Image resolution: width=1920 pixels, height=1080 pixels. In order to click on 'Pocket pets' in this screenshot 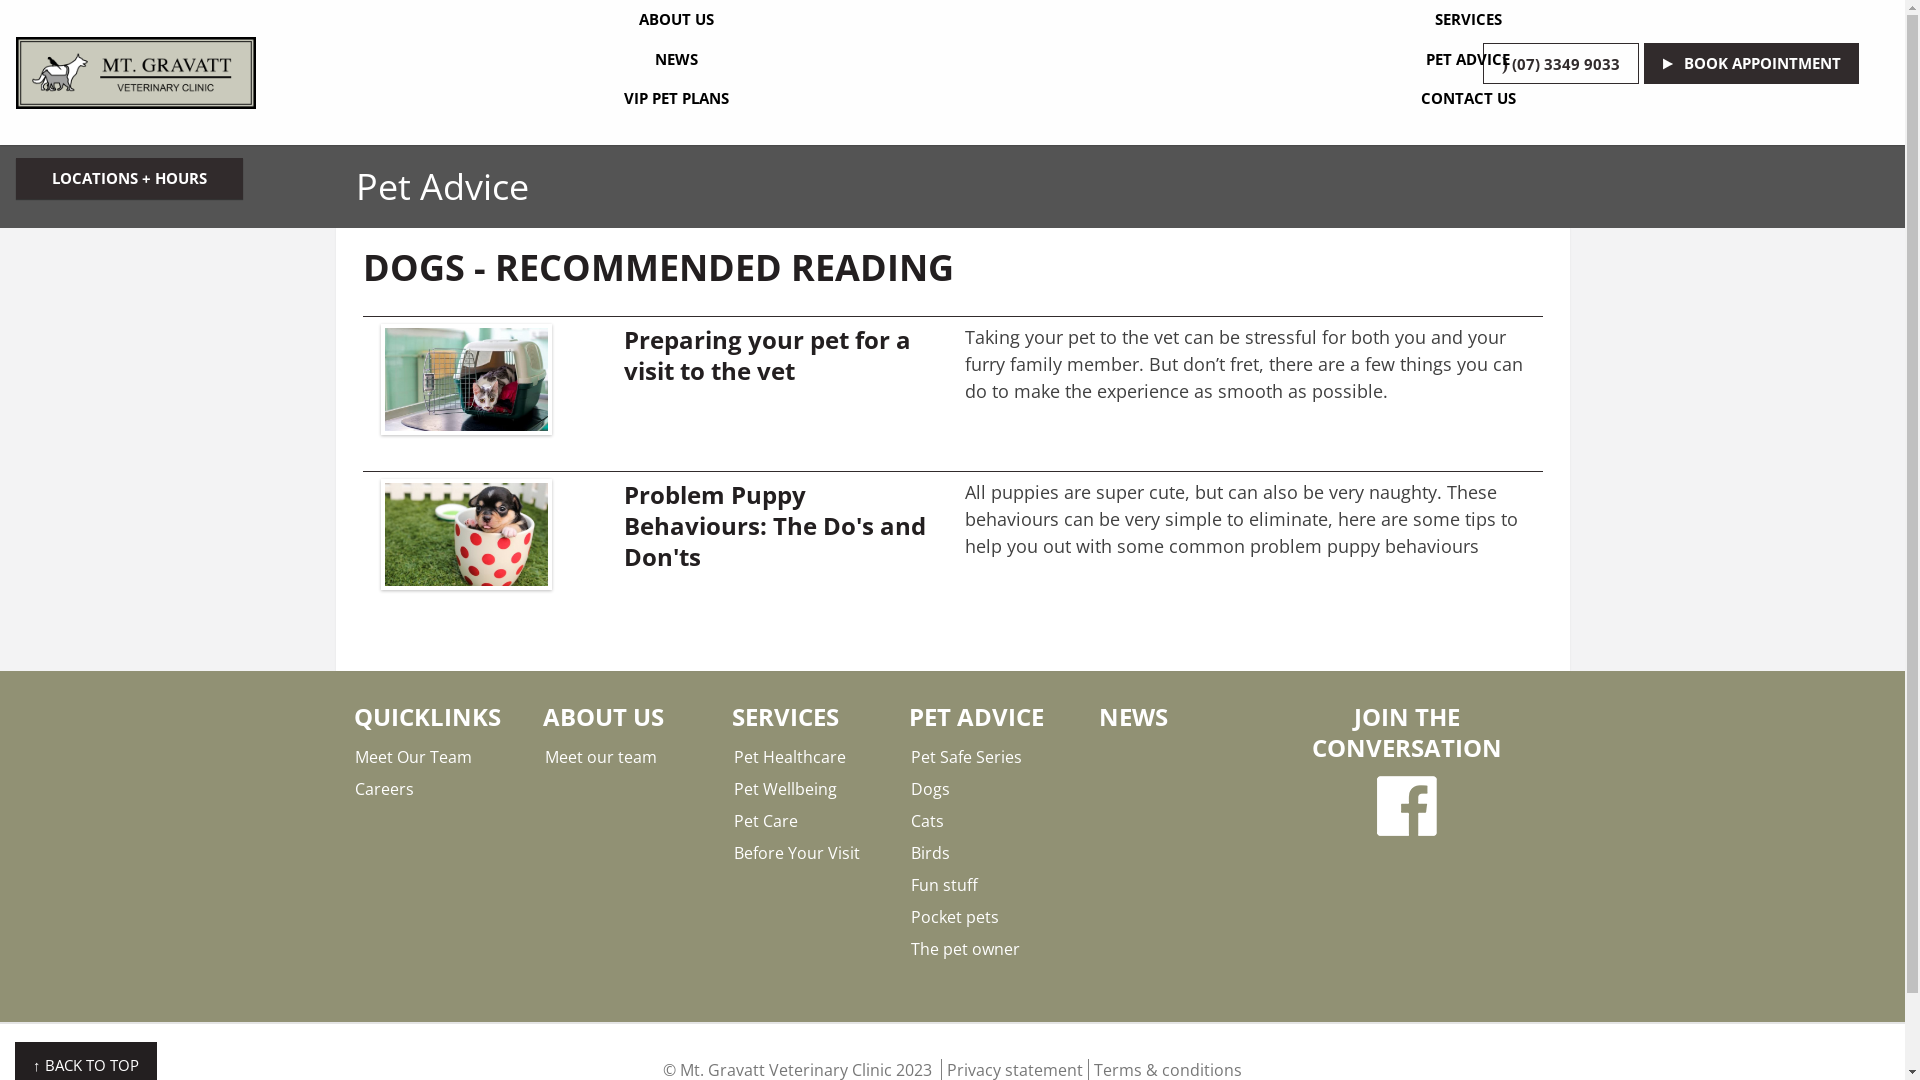, I will do `click(910, 917)`.